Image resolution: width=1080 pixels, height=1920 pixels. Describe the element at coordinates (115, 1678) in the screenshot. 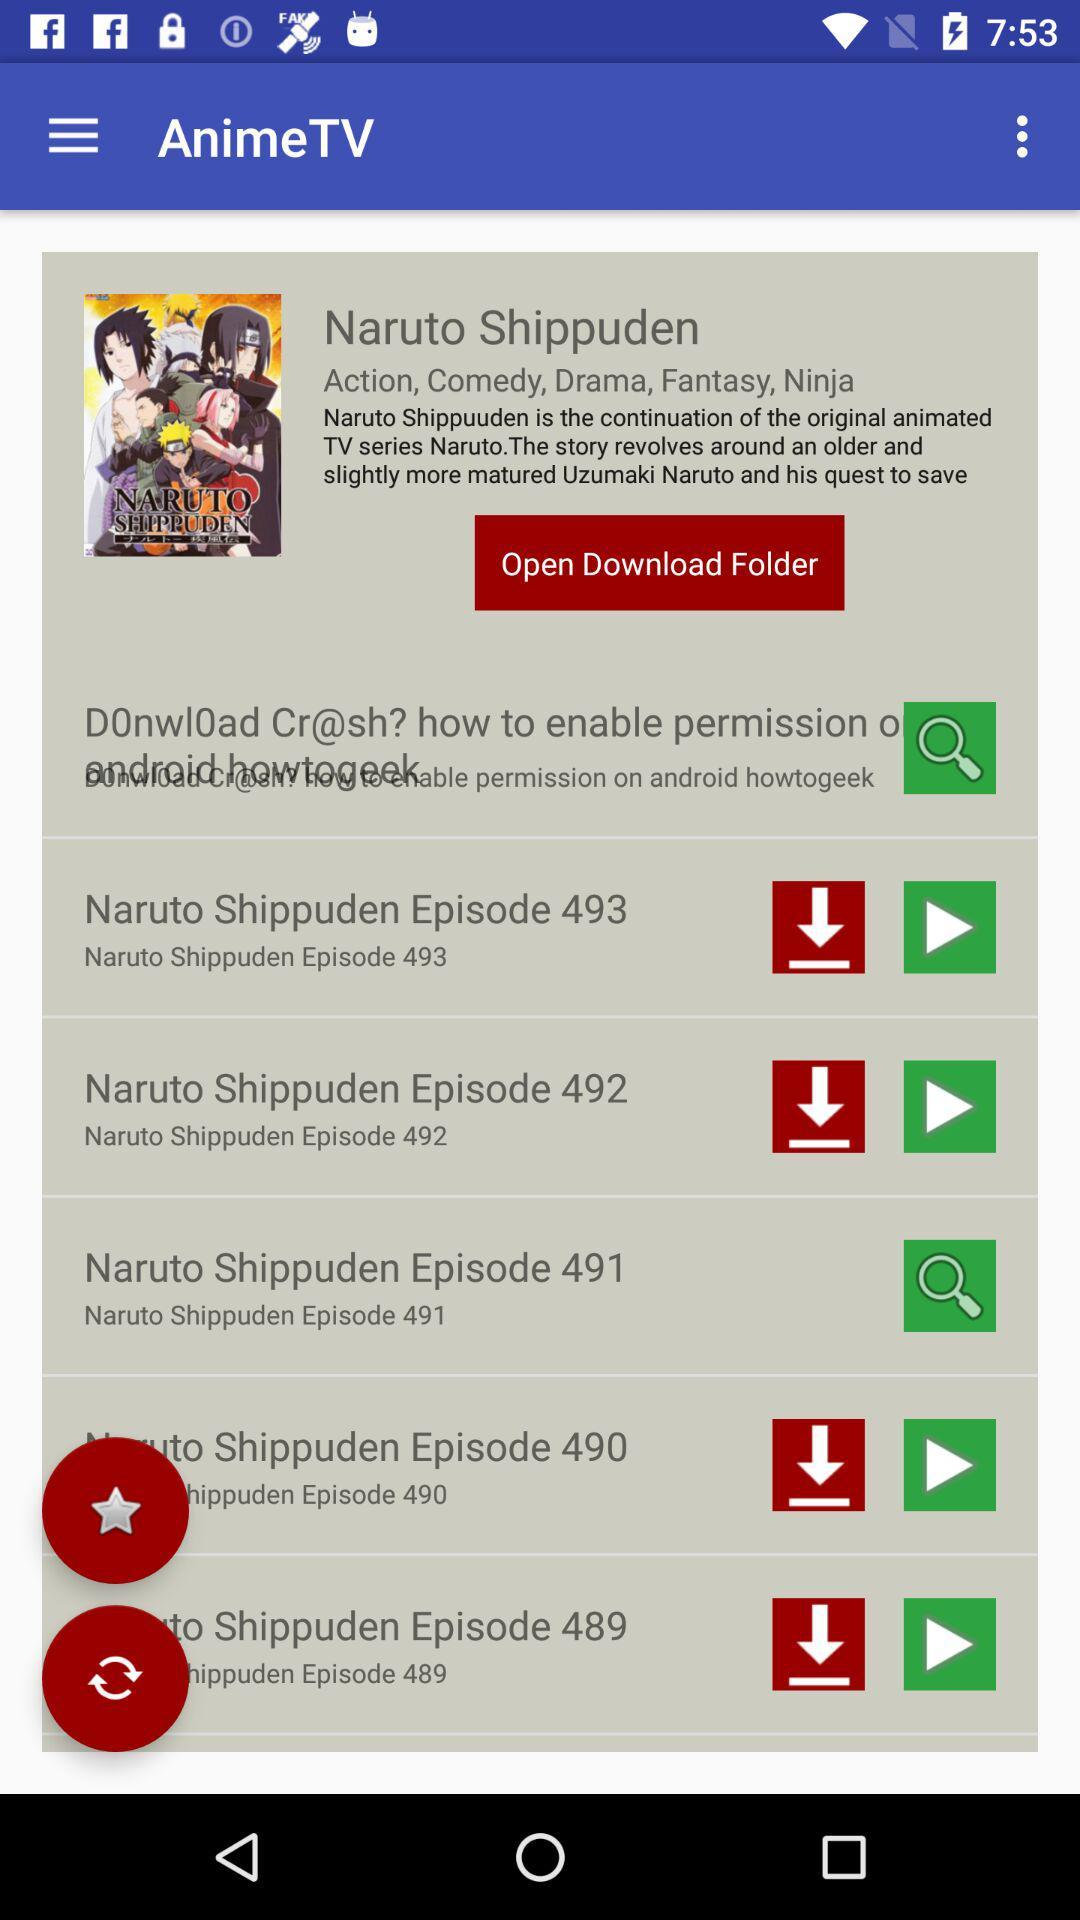

I see `the refresh icon` at that location.